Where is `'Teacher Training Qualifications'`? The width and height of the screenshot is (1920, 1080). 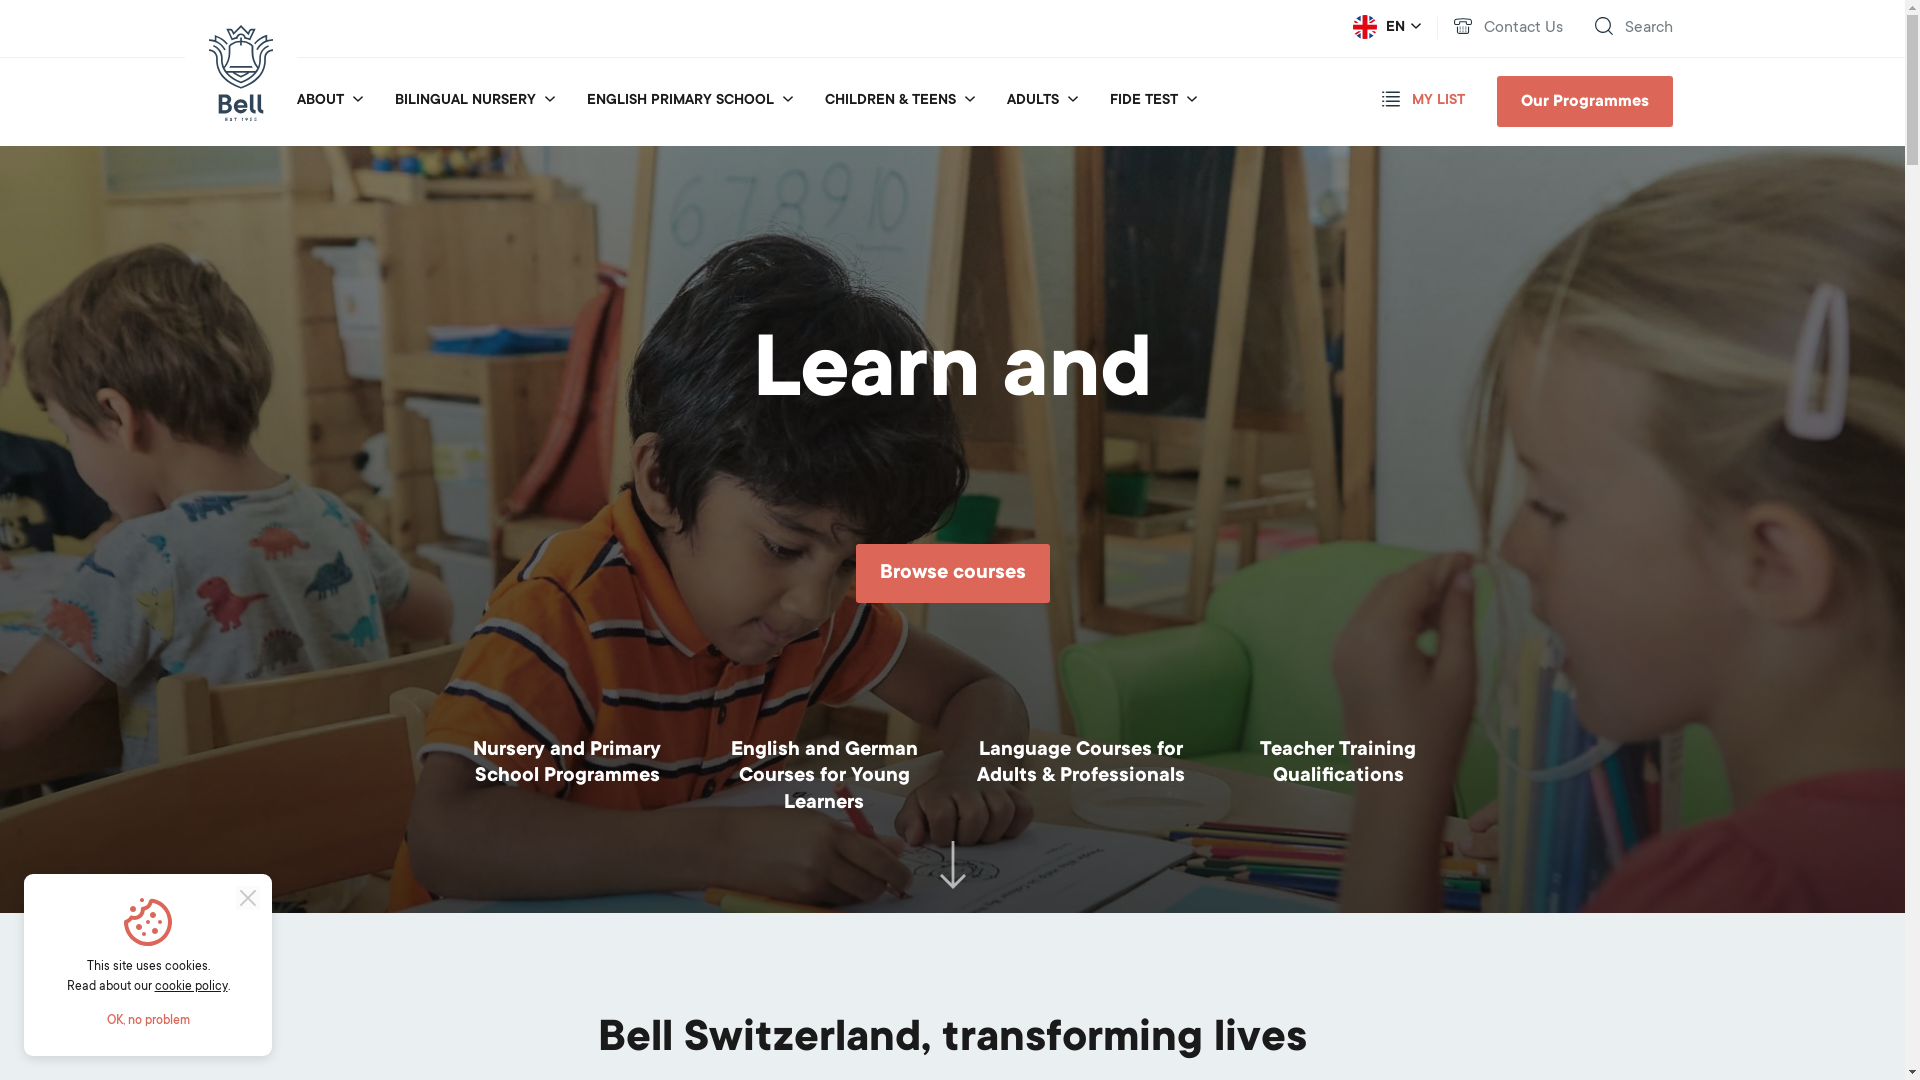
'Teacher Training Qualifications' is located at coordinates (1338, 764).